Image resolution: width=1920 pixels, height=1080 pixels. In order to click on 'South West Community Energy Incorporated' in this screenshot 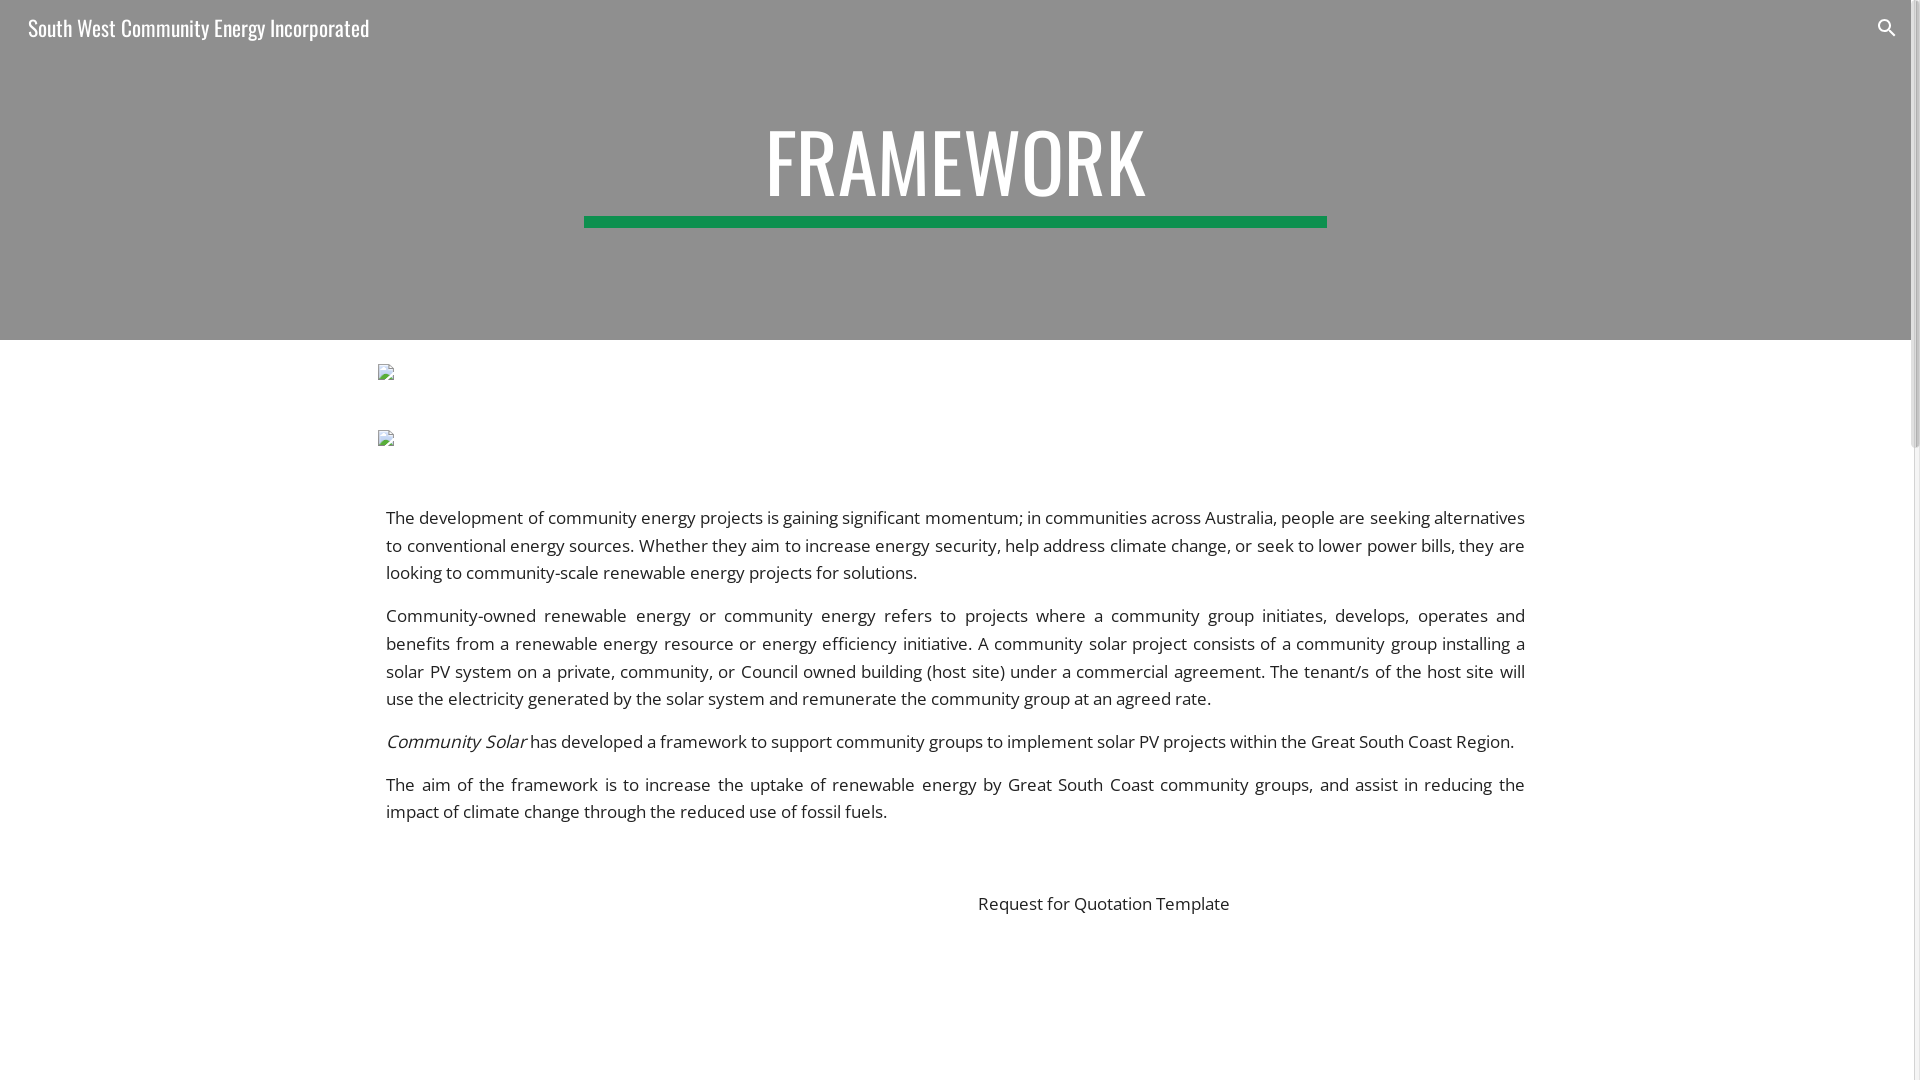, I will do `click(198, 24)`.